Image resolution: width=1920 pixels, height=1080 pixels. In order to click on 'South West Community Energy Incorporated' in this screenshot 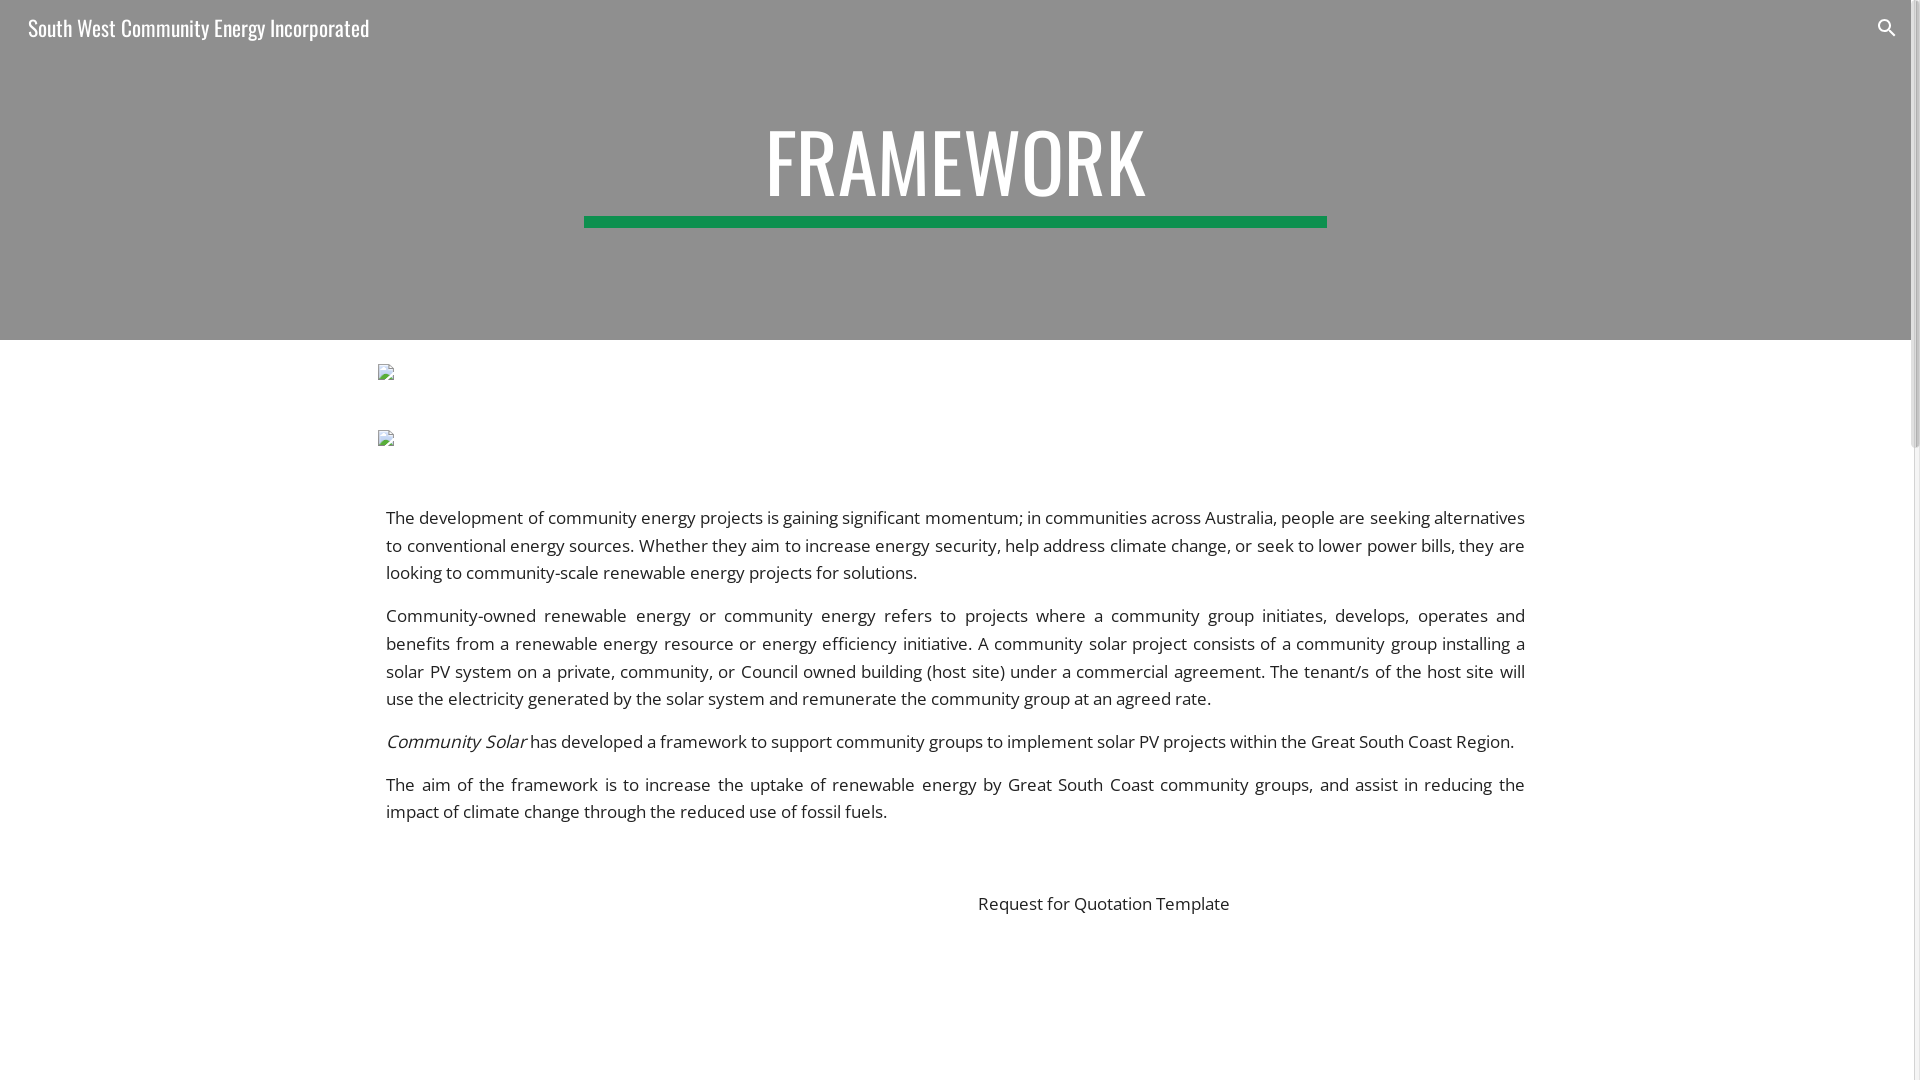, I will do `click(198, 24)`.